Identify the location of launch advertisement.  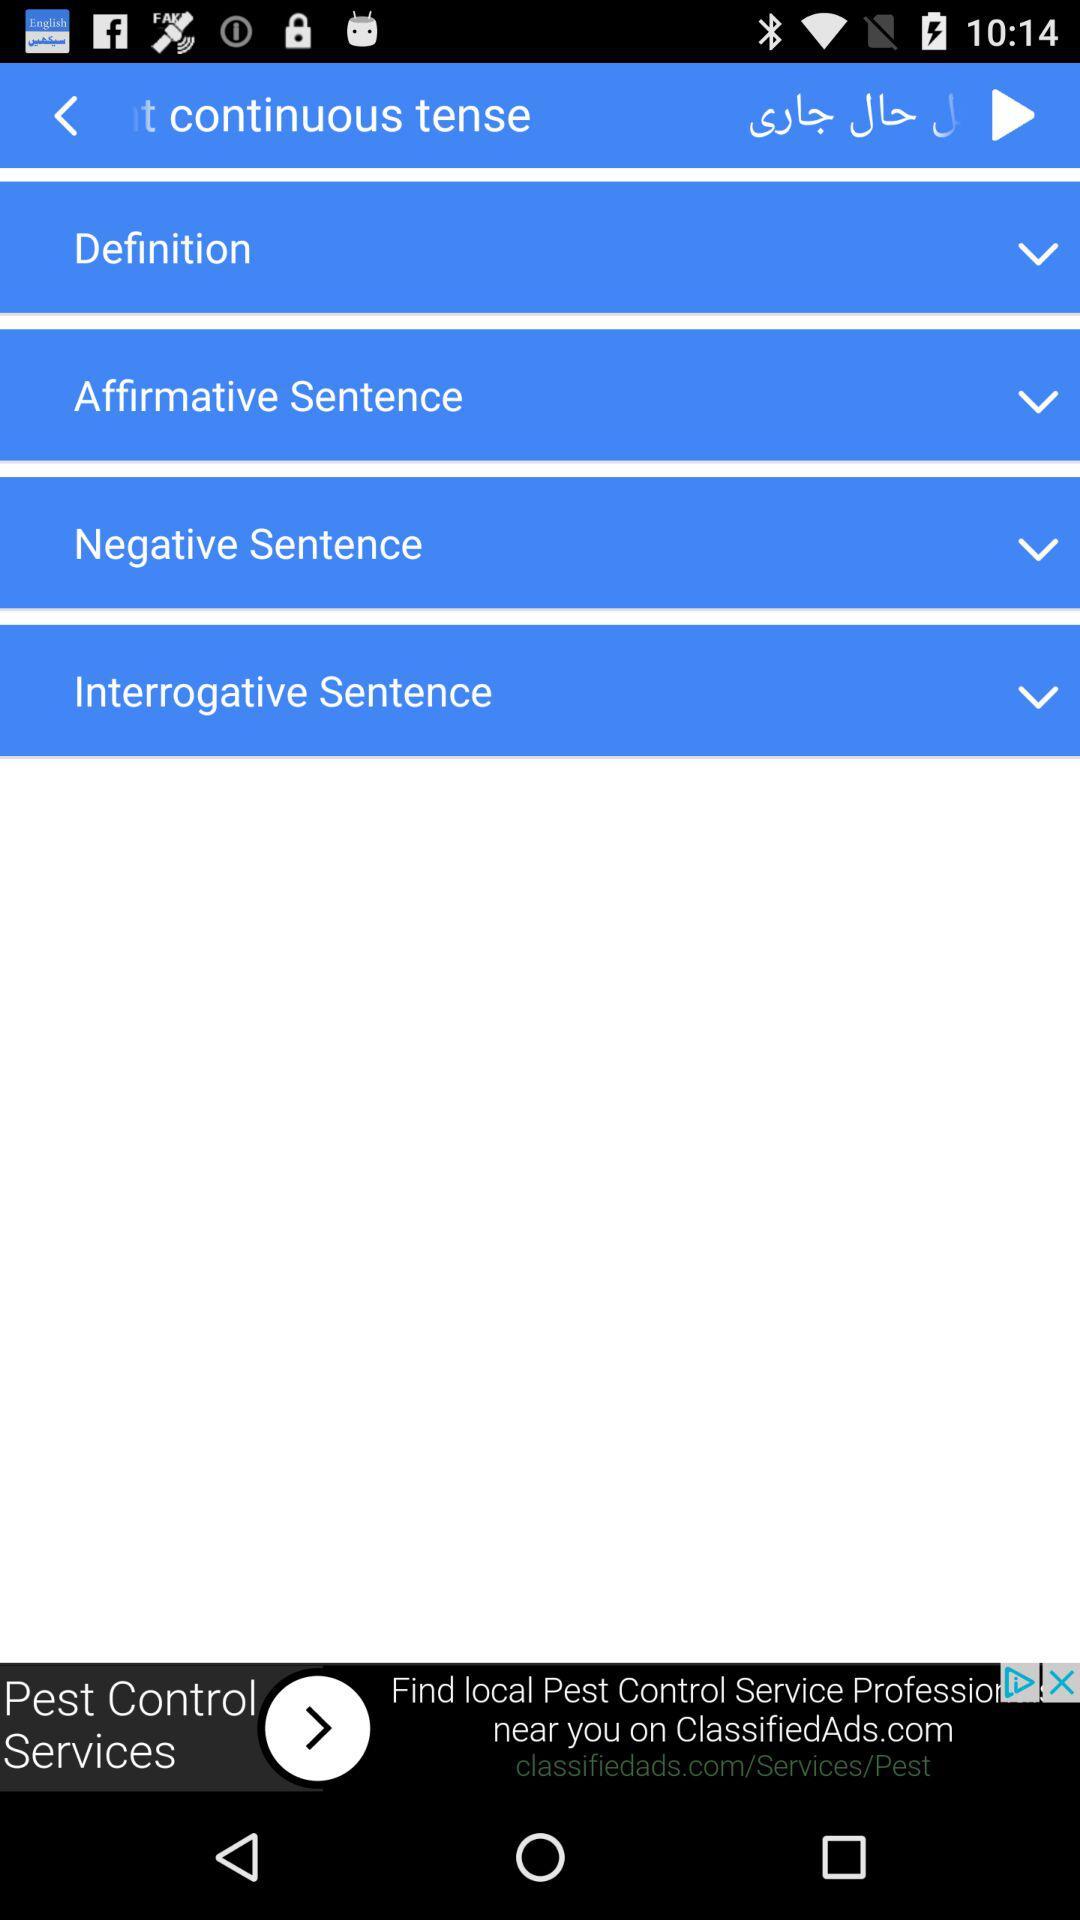
(540, 1727).